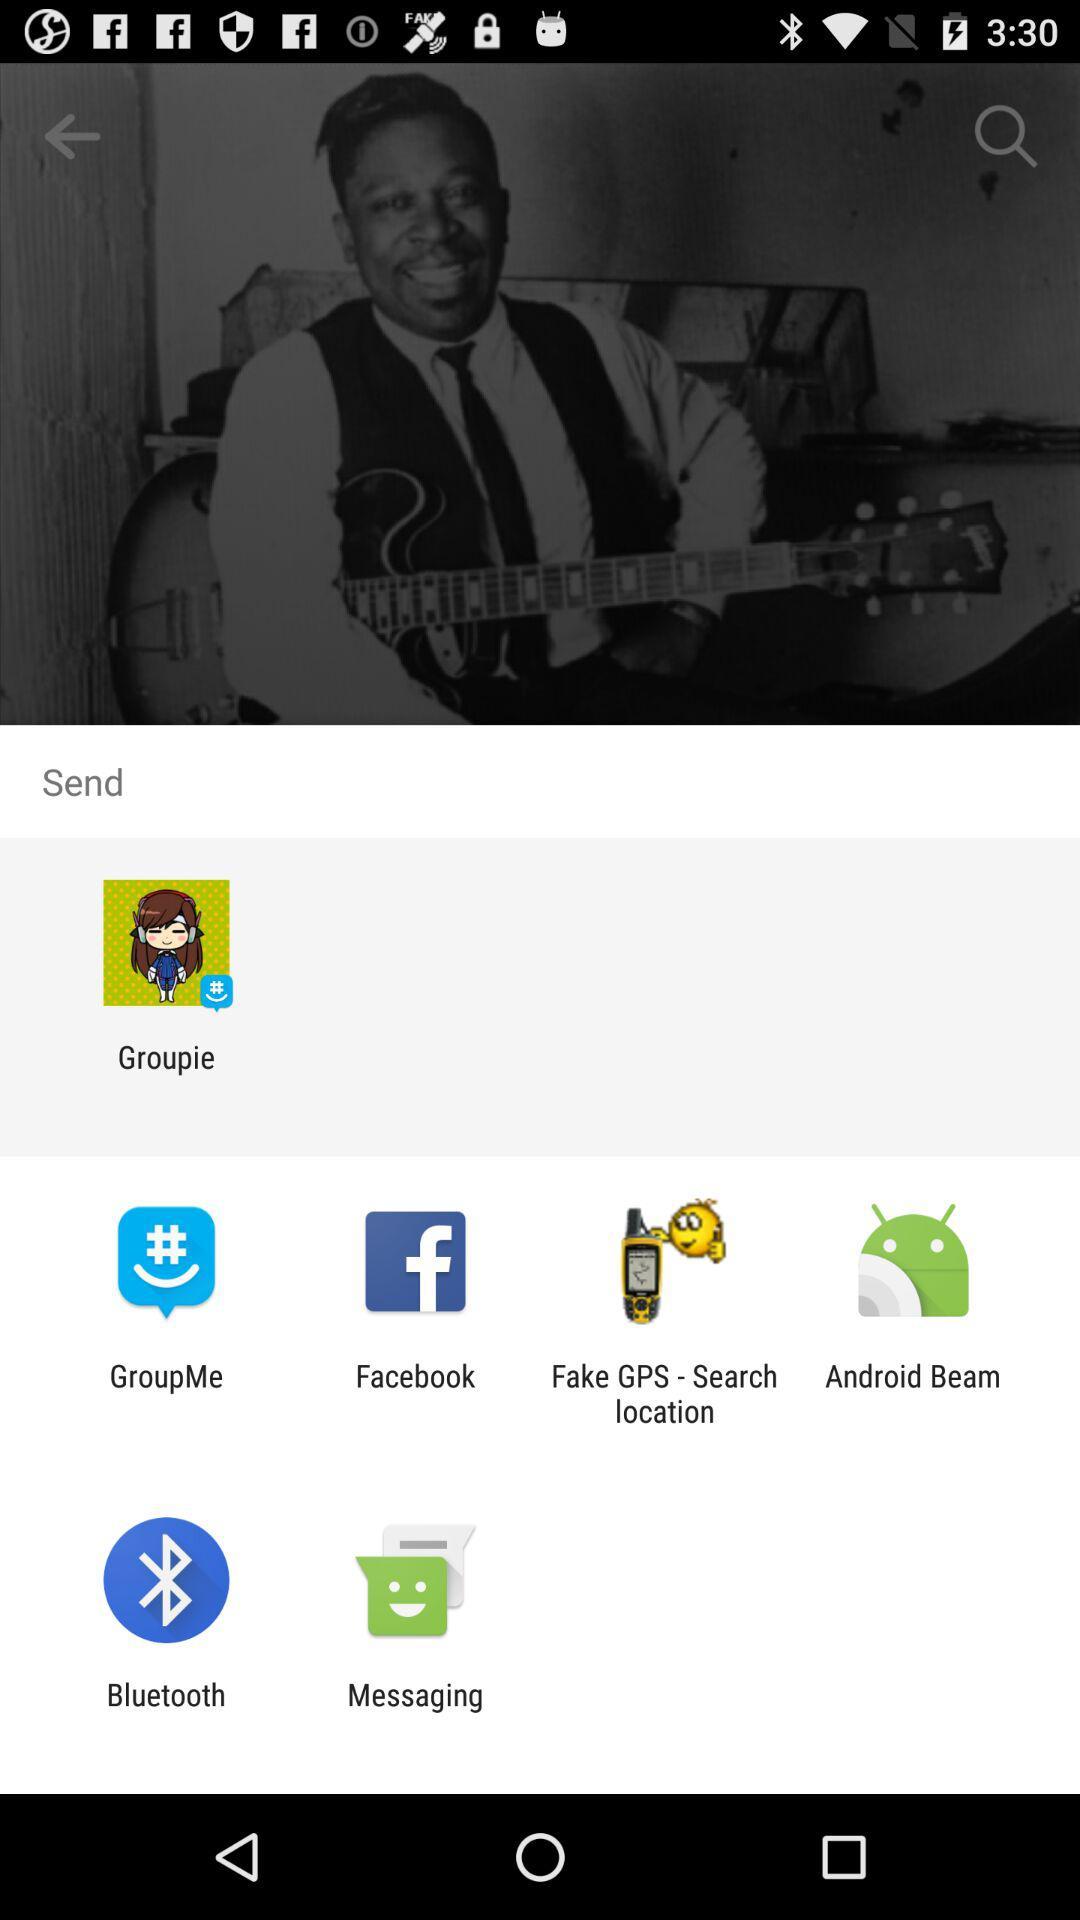 The height and width of the screenshot is (1920, 1080). I want to click on icon to the right of the groupme item, so click(414, 1392).